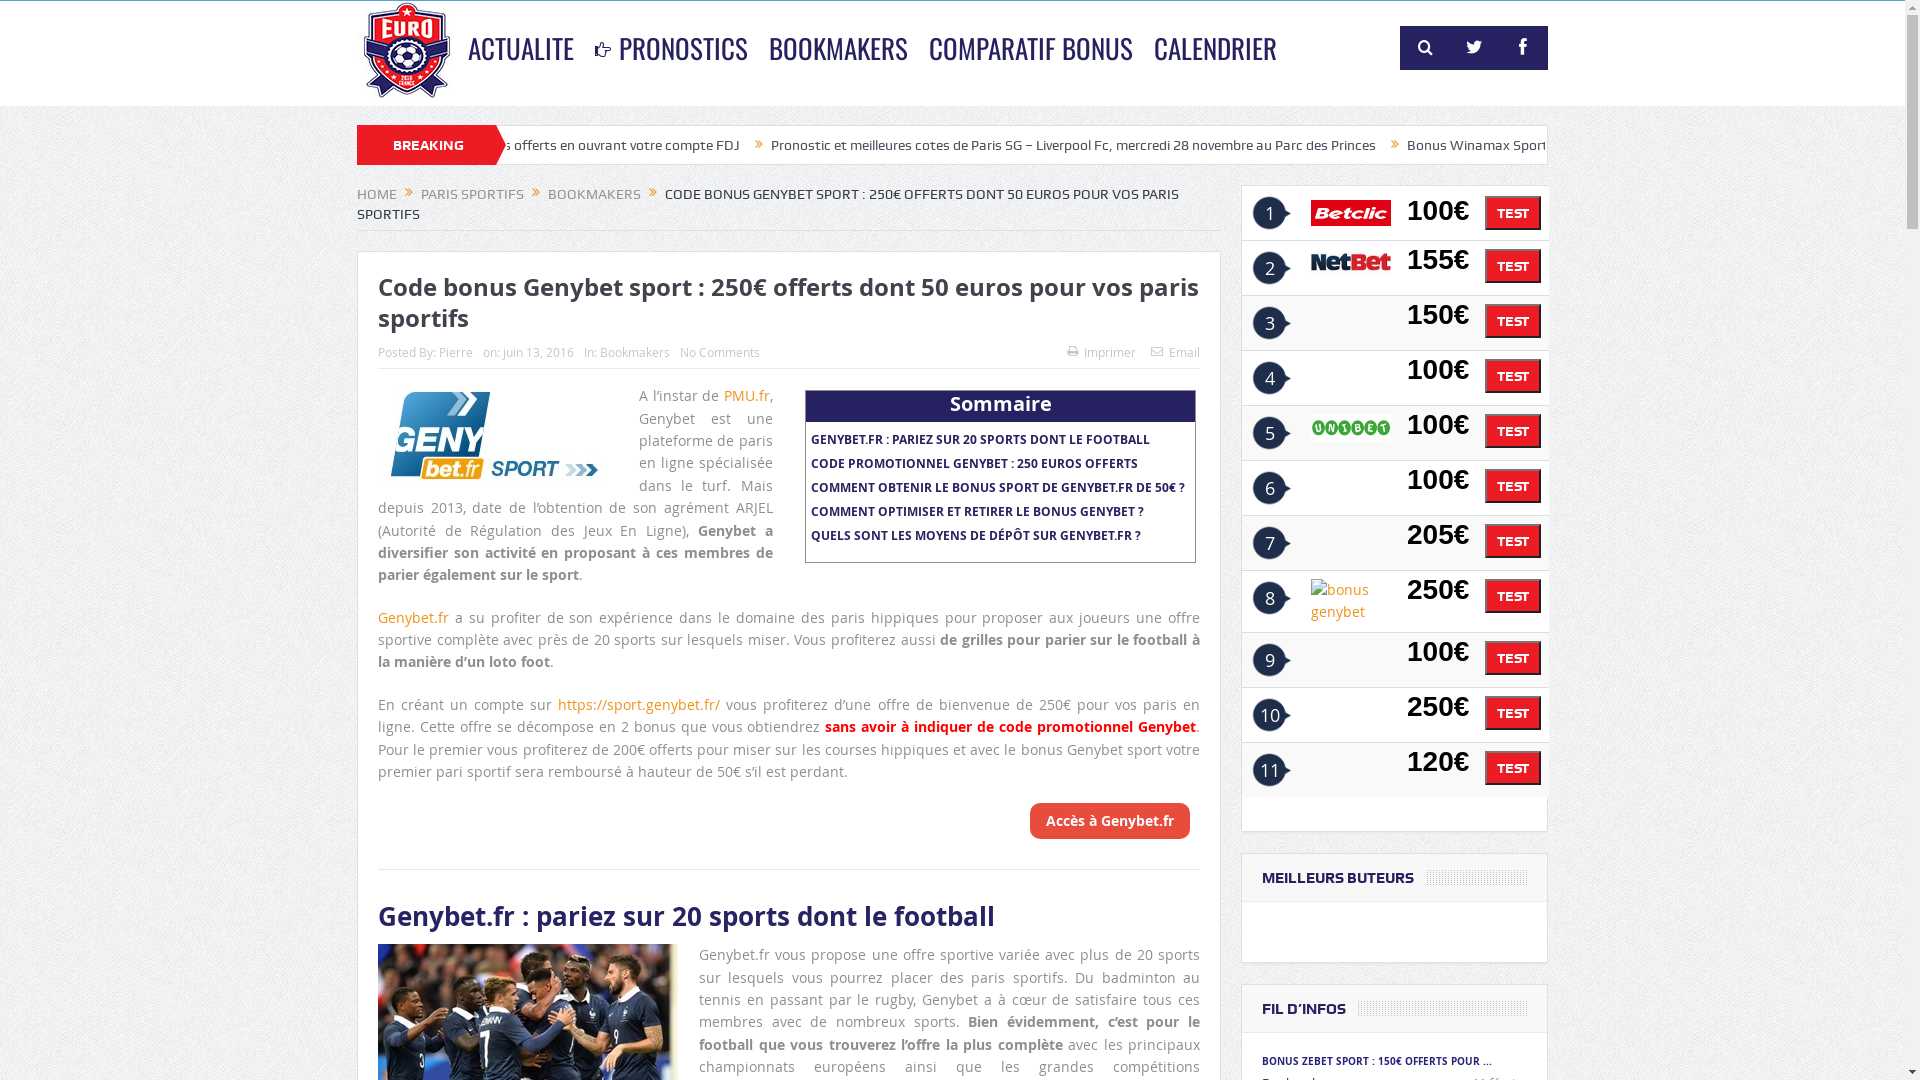 The image size is (1920, 1080). What do you see at coordinates (980, 438) in the screenshot?
I see `'GENYBET.FR : PARIEZ SUR 20 SPORTS DONT LE FOOTBALL'` at bounding box center [980, 438].